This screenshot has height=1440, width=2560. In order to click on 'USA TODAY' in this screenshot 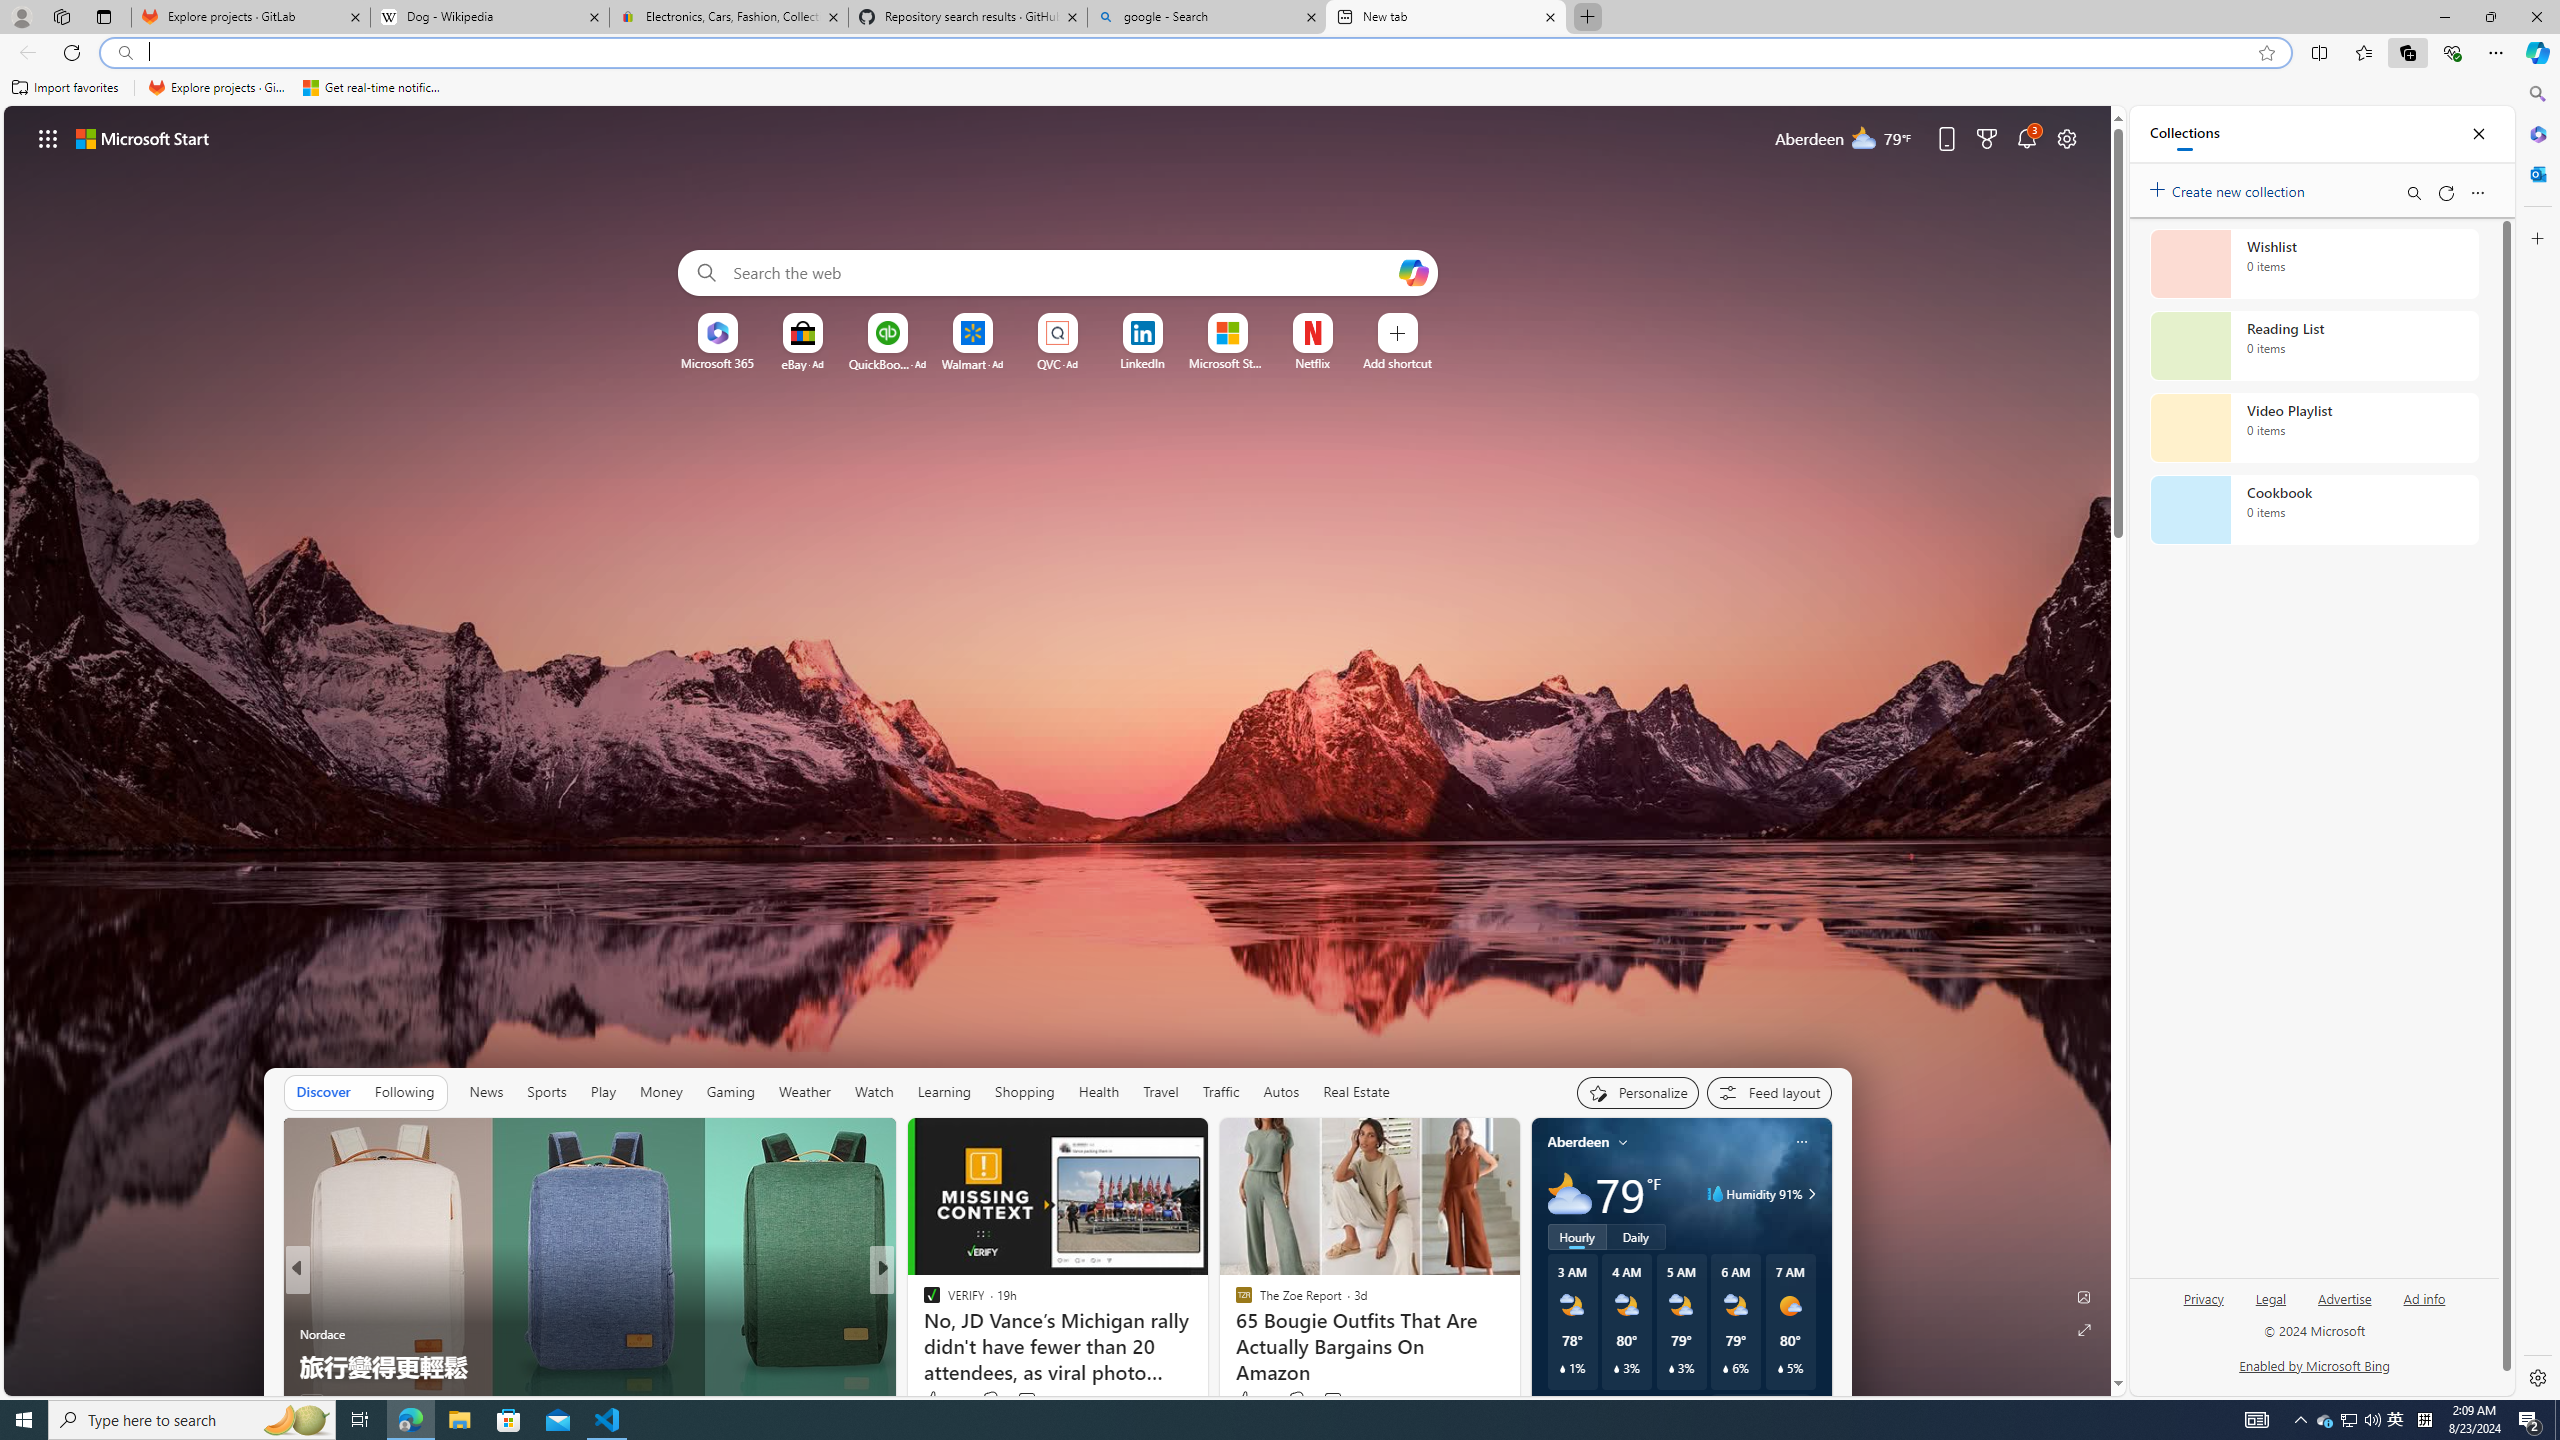, I will do `click(921, 1302)`.